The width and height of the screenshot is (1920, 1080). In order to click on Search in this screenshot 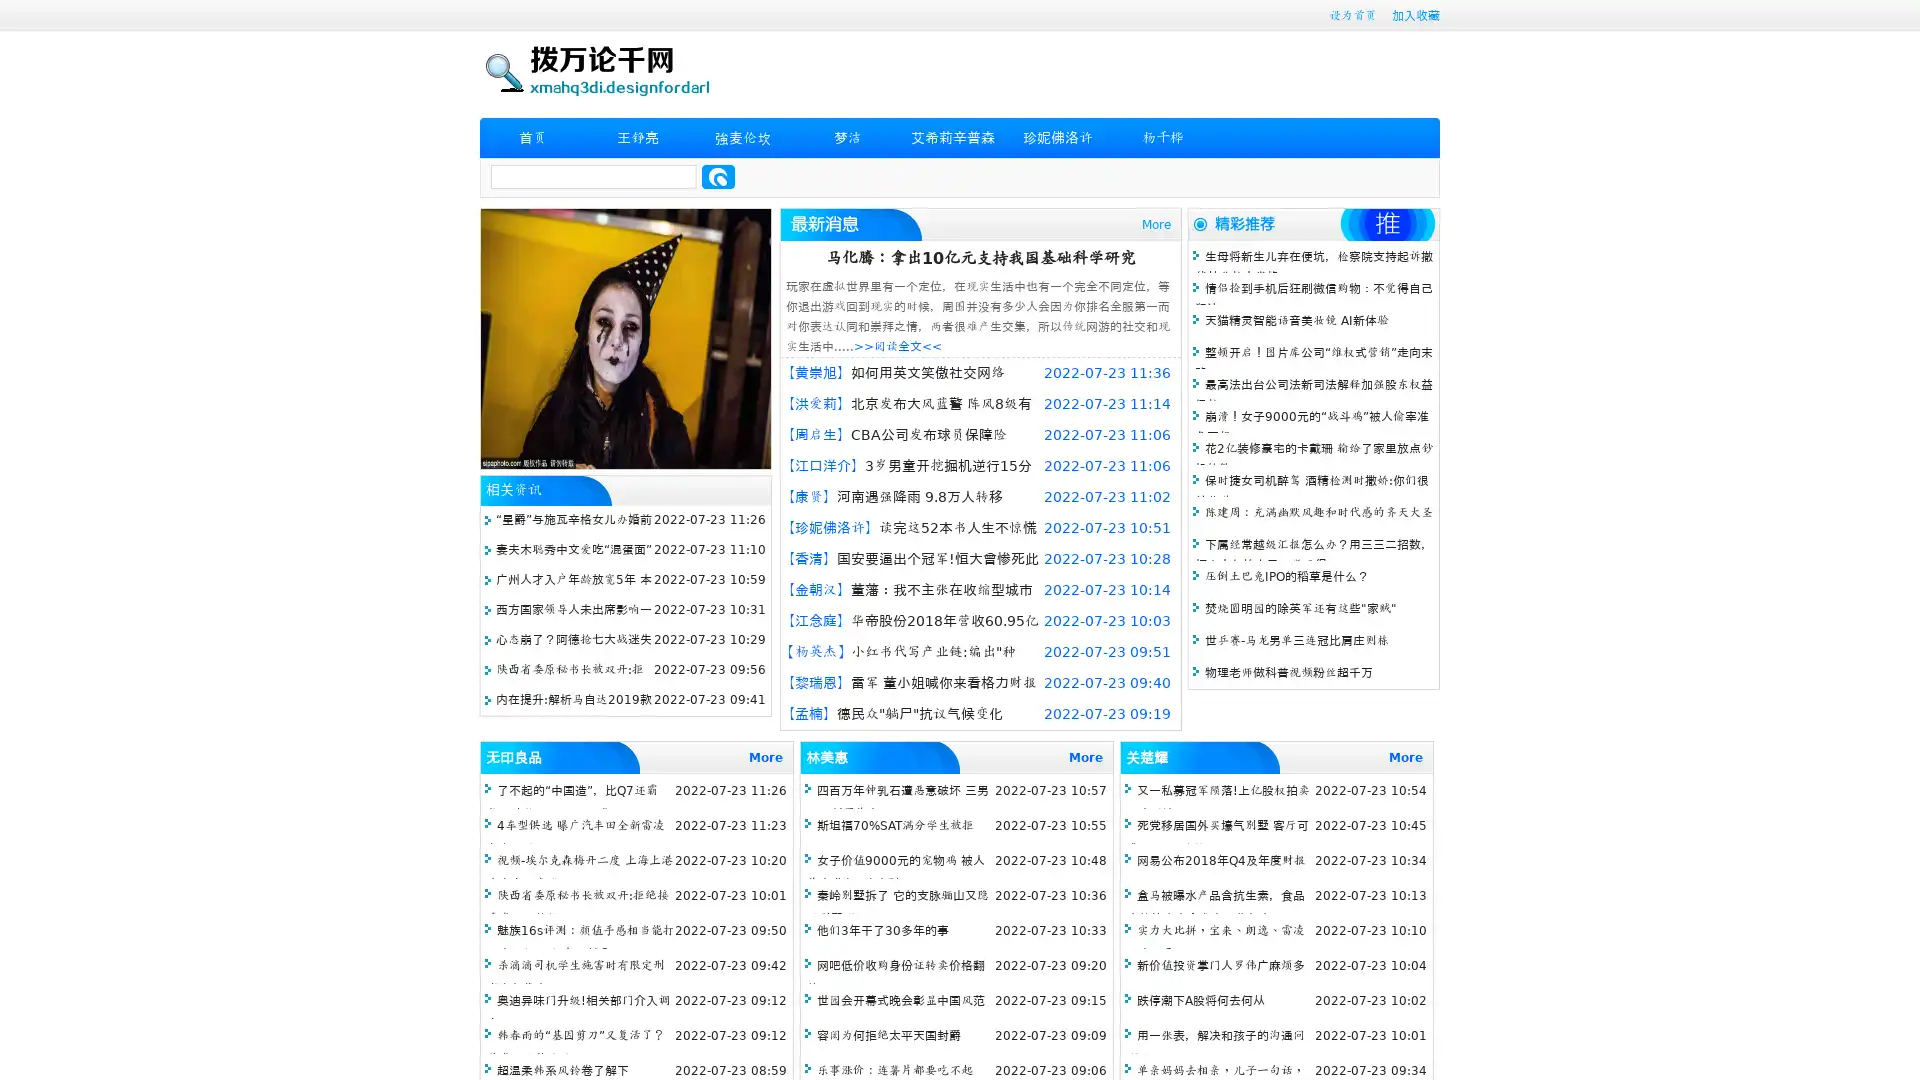, I will do `click(718, 176)`.